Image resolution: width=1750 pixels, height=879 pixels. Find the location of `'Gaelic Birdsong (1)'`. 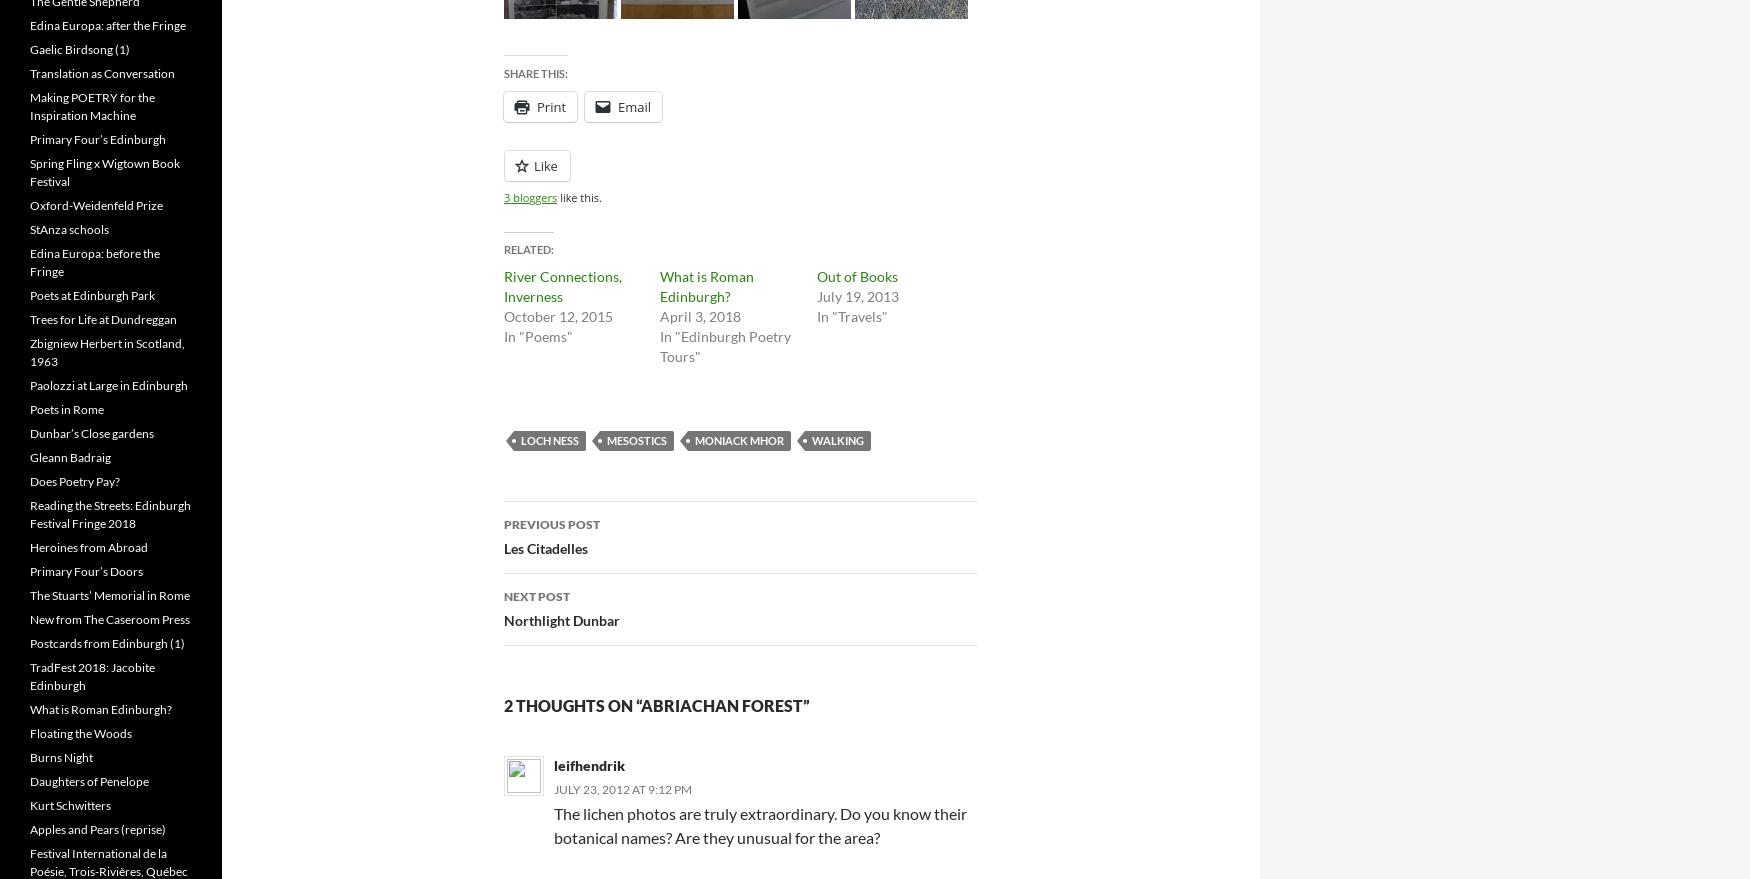

'Gaelic Birdsong (1)' is located at coordinates (79, 49).